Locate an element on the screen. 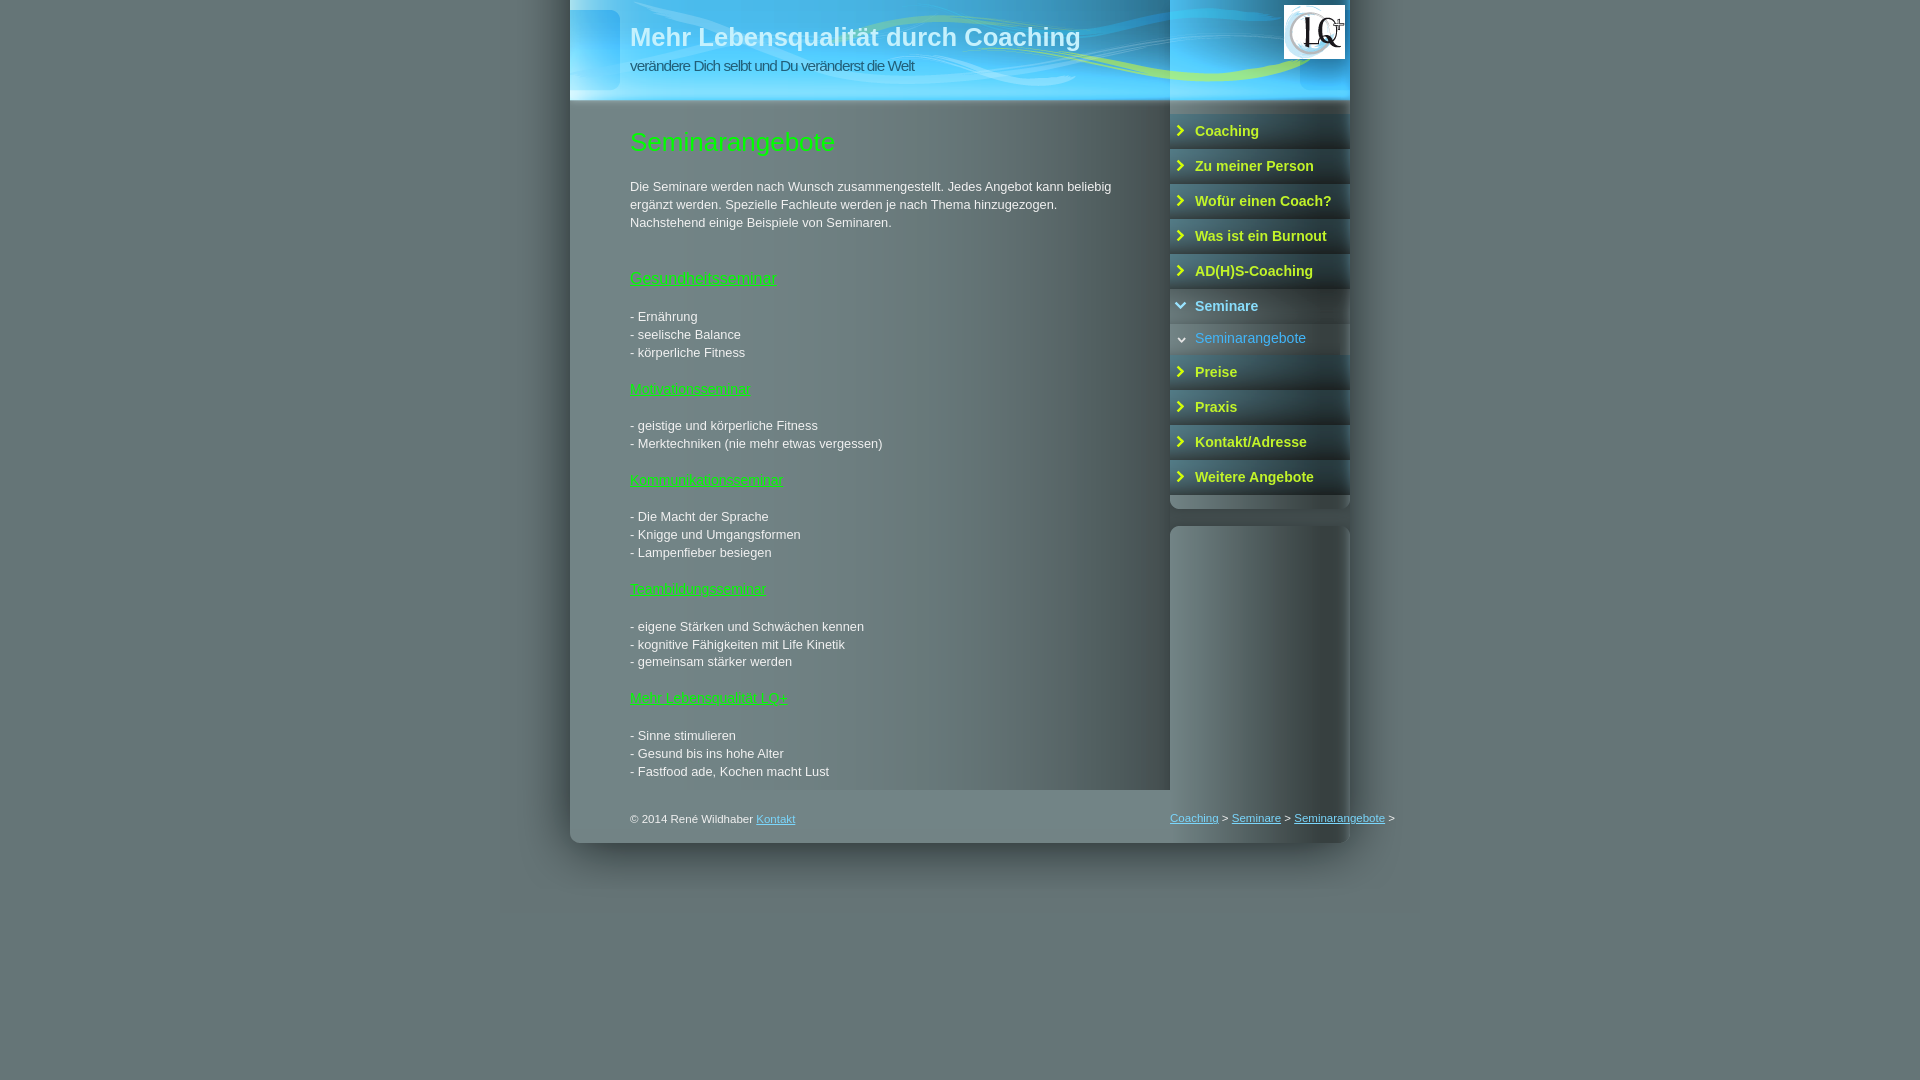  'Kontakt/Adresse' is located at coordinates (1258, 441).